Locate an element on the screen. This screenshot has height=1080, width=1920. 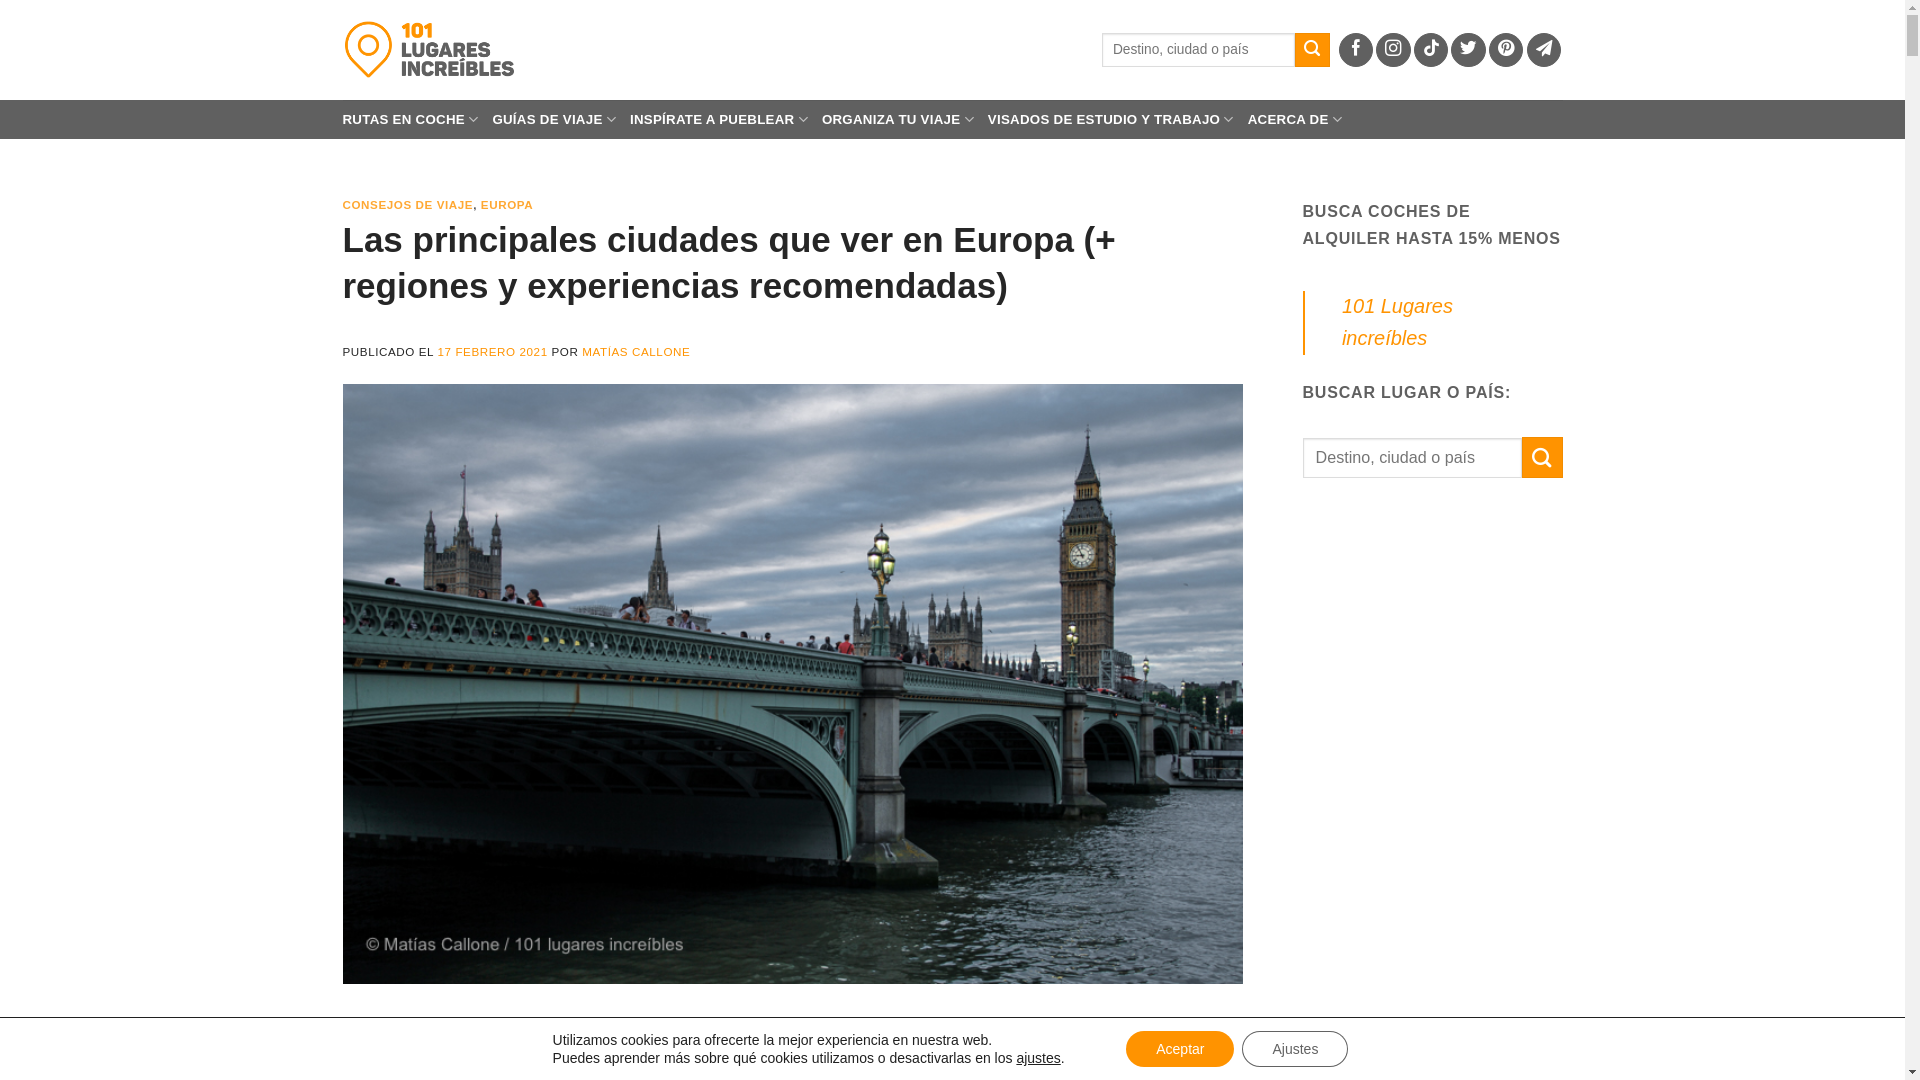
'Ajustes' is located at coordinates (1295, 1048).